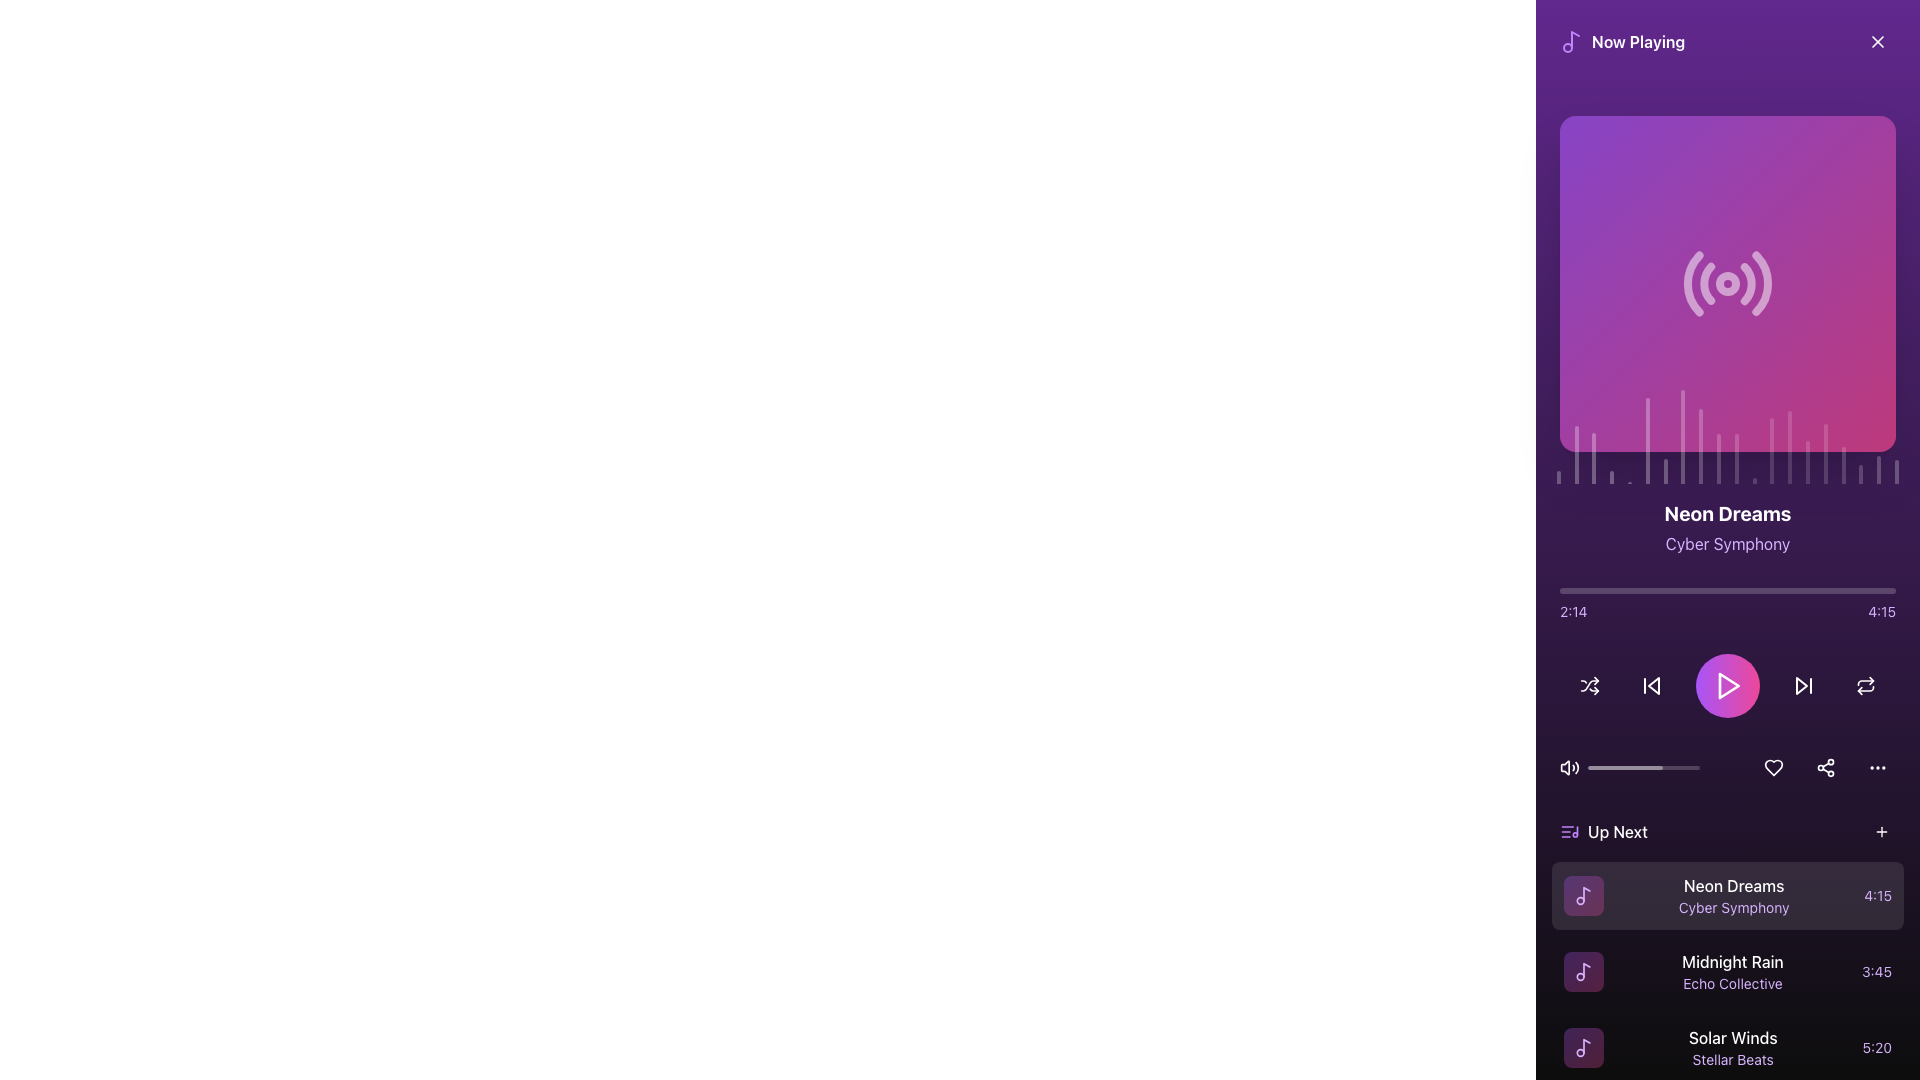 The image size is (1920, 1080). Describe the element at coordinates (1585, 893) in the screenshot. I see `the thin, curved purple vector graphic that is part of a music note icon, located on the right side of the 'Neon Dreams' list item in a playlist interface` at that location.